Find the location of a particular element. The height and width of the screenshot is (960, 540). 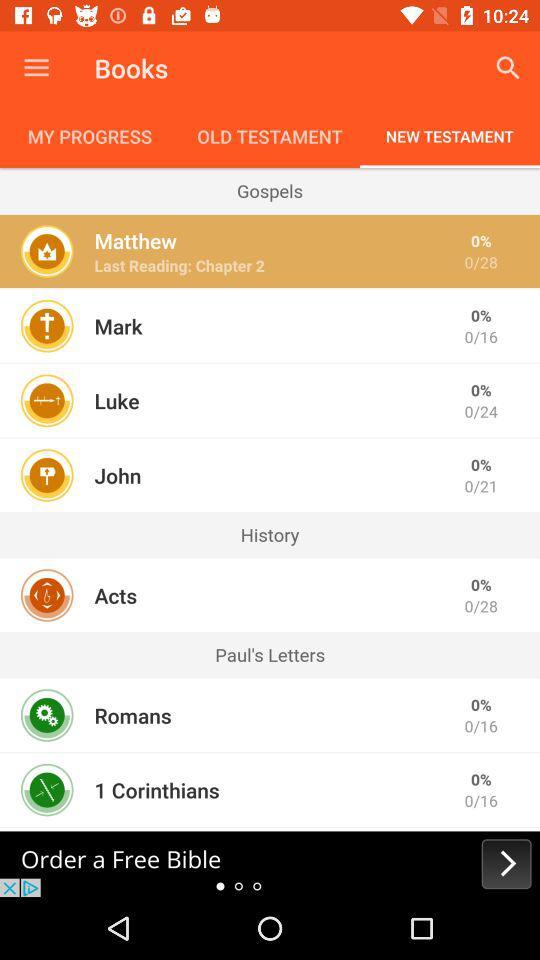

the item next to 0/16 item is located at coordinates (133, 715).